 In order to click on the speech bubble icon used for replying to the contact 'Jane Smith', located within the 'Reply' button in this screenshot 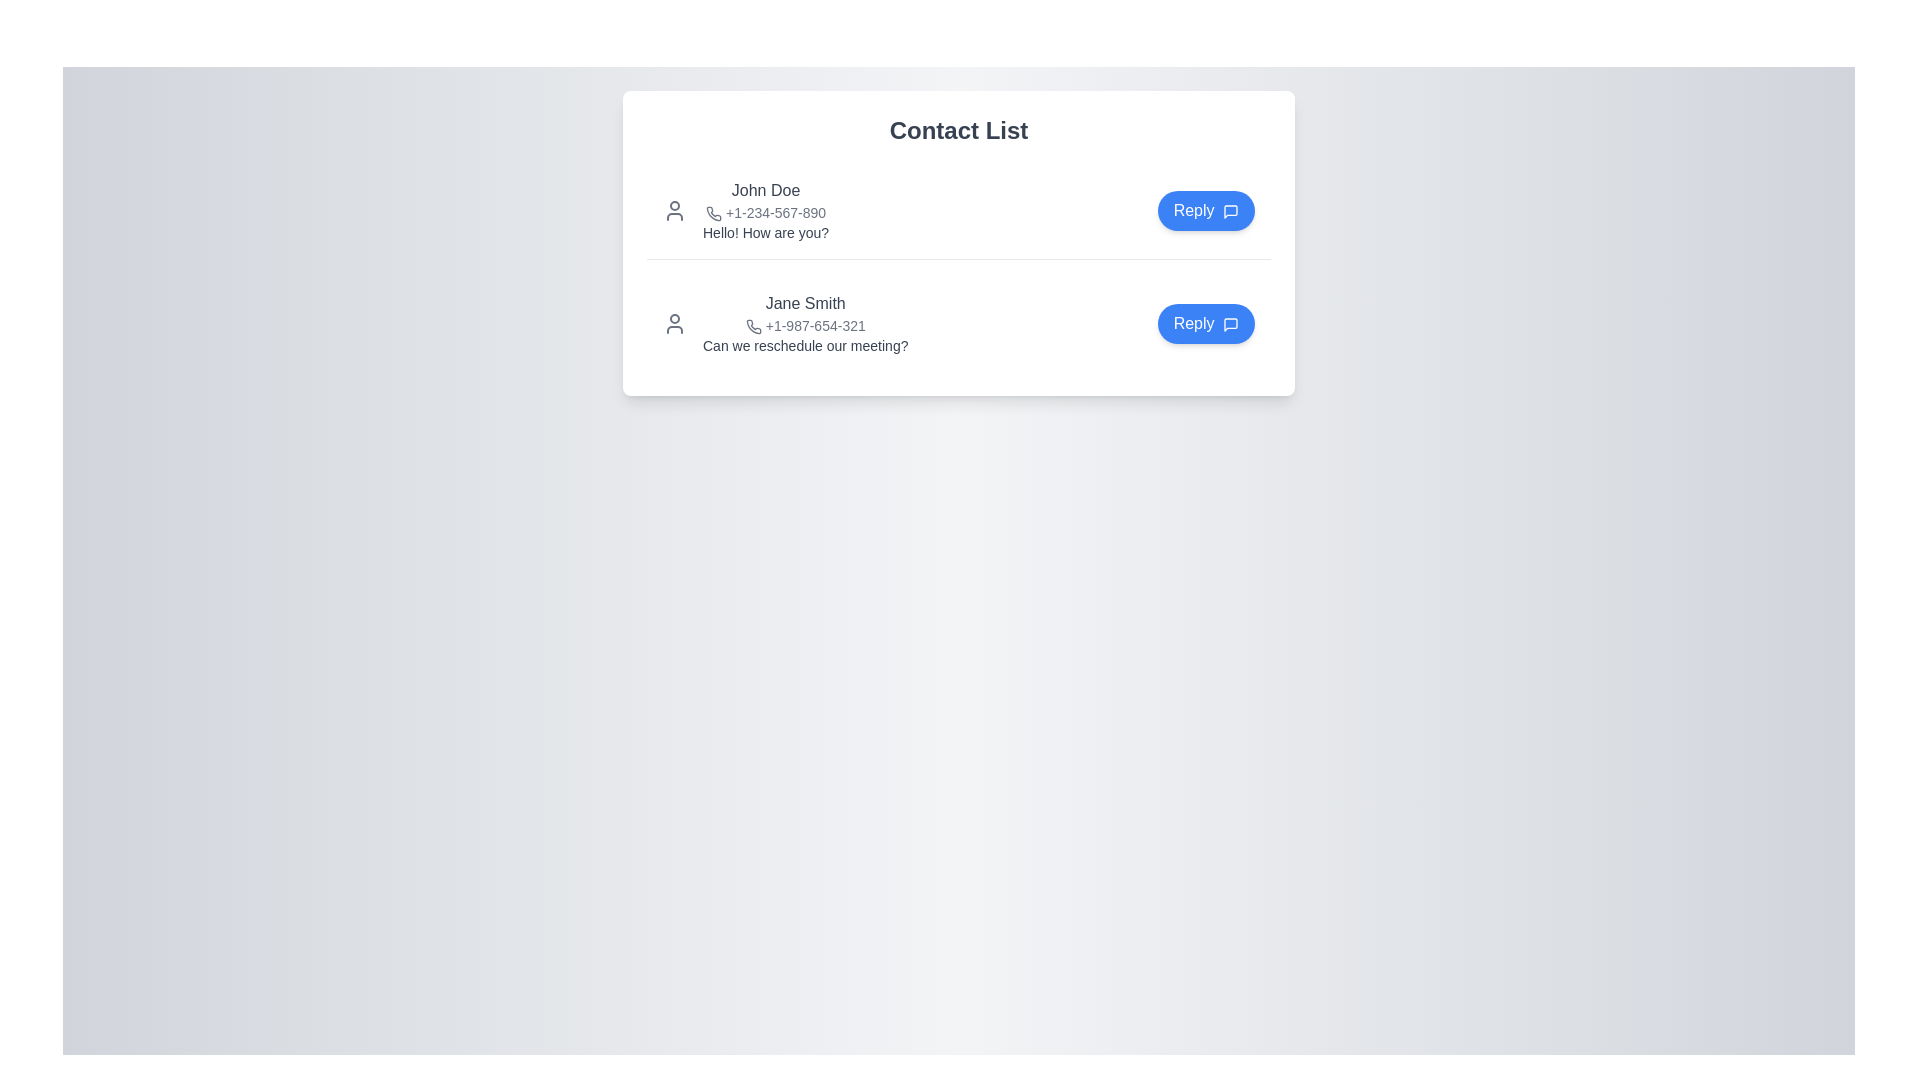, I will do `click(1229, 323)`.